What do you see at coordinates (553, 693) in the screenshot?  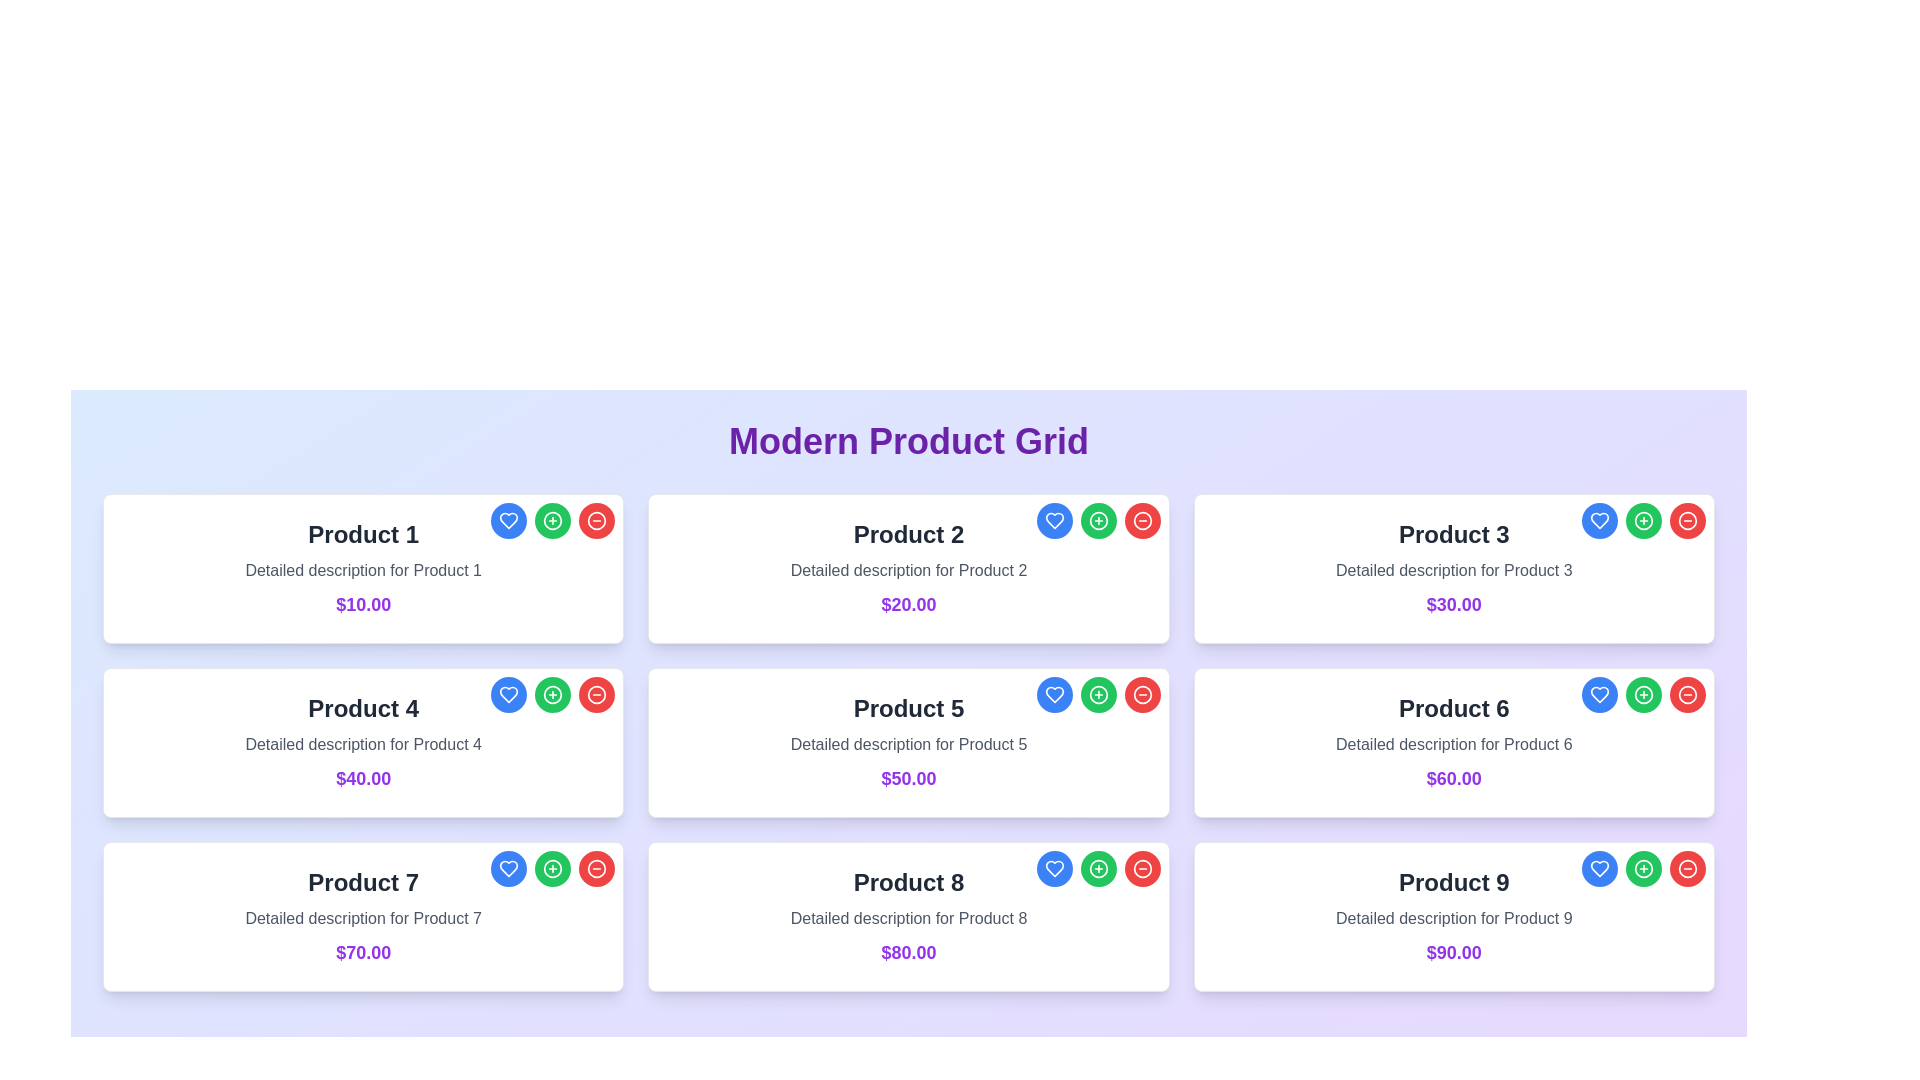 I see `the green circular button with a white plus icon located in the top-right corner of the 'Product 4' card` at bounding box center [553, 693].